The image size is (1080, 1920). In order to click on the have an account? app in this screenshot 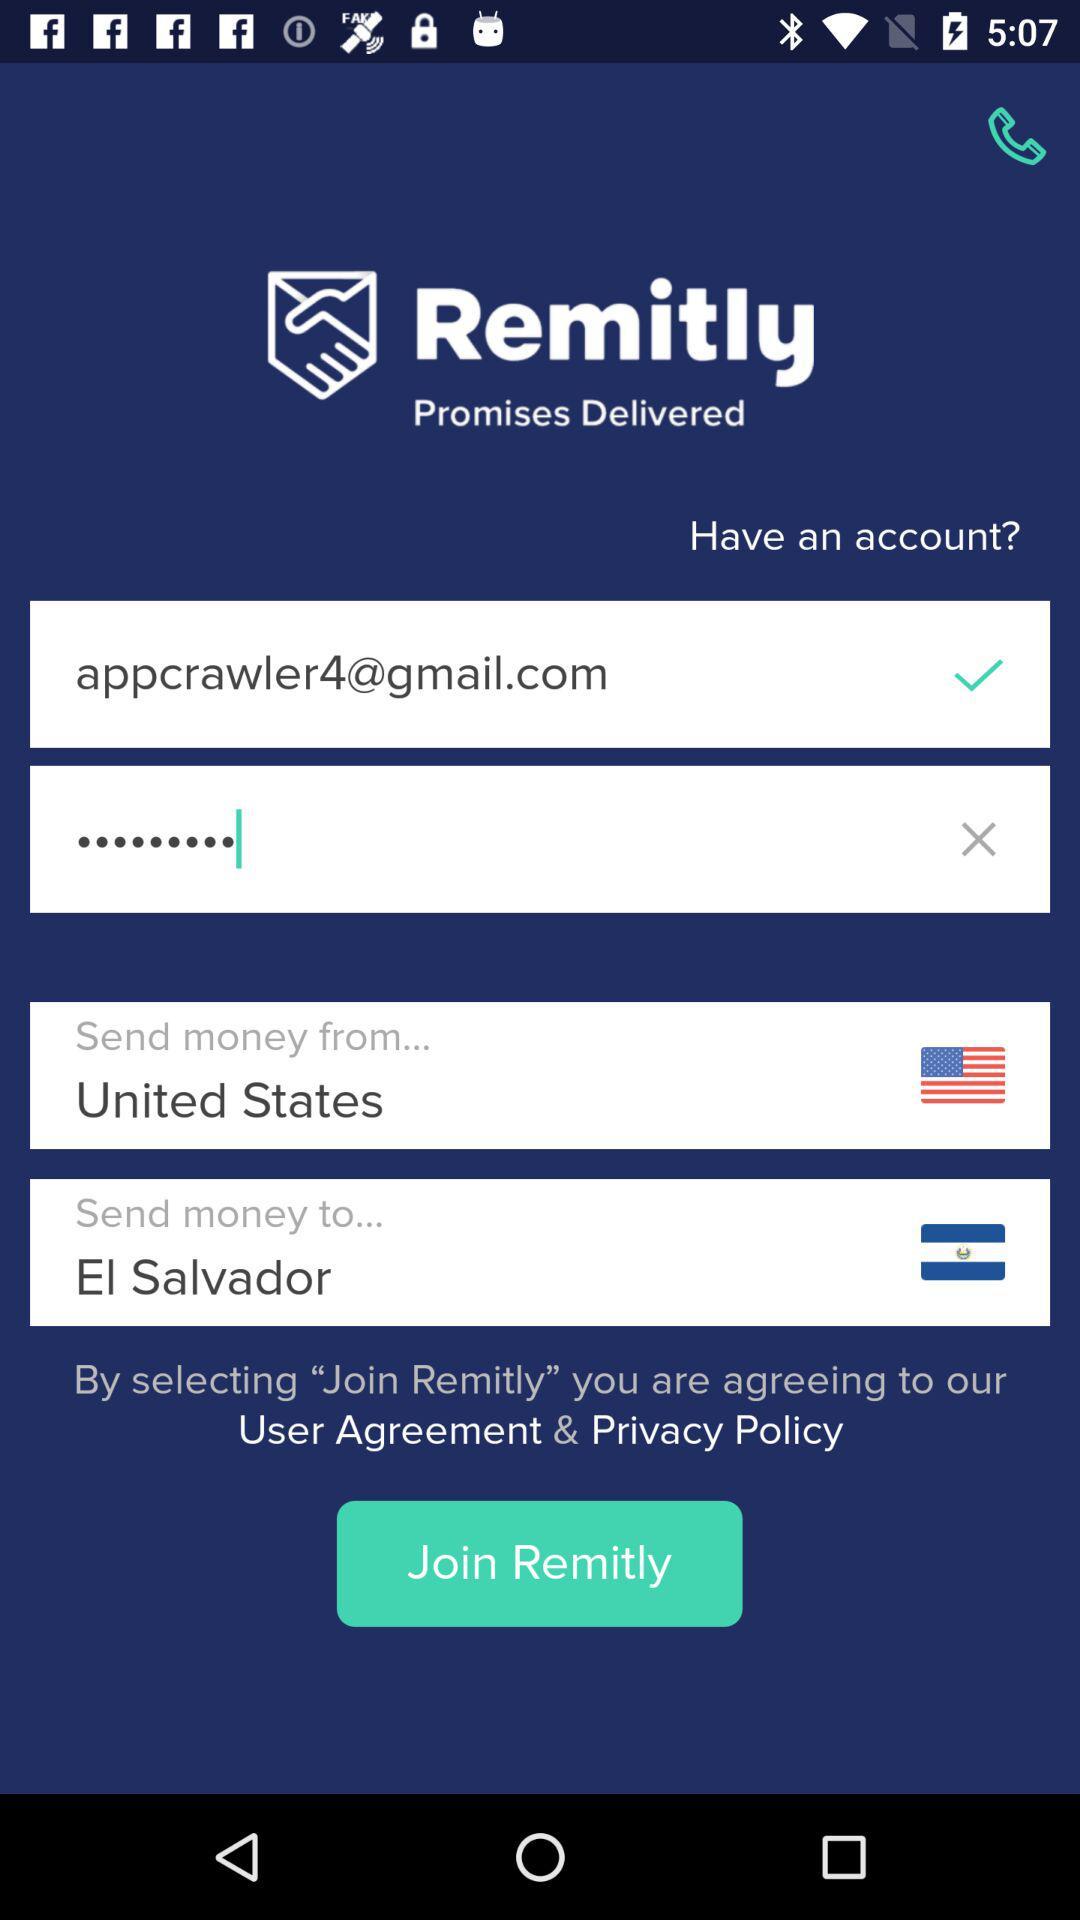, I will do `click(509, 537)`.